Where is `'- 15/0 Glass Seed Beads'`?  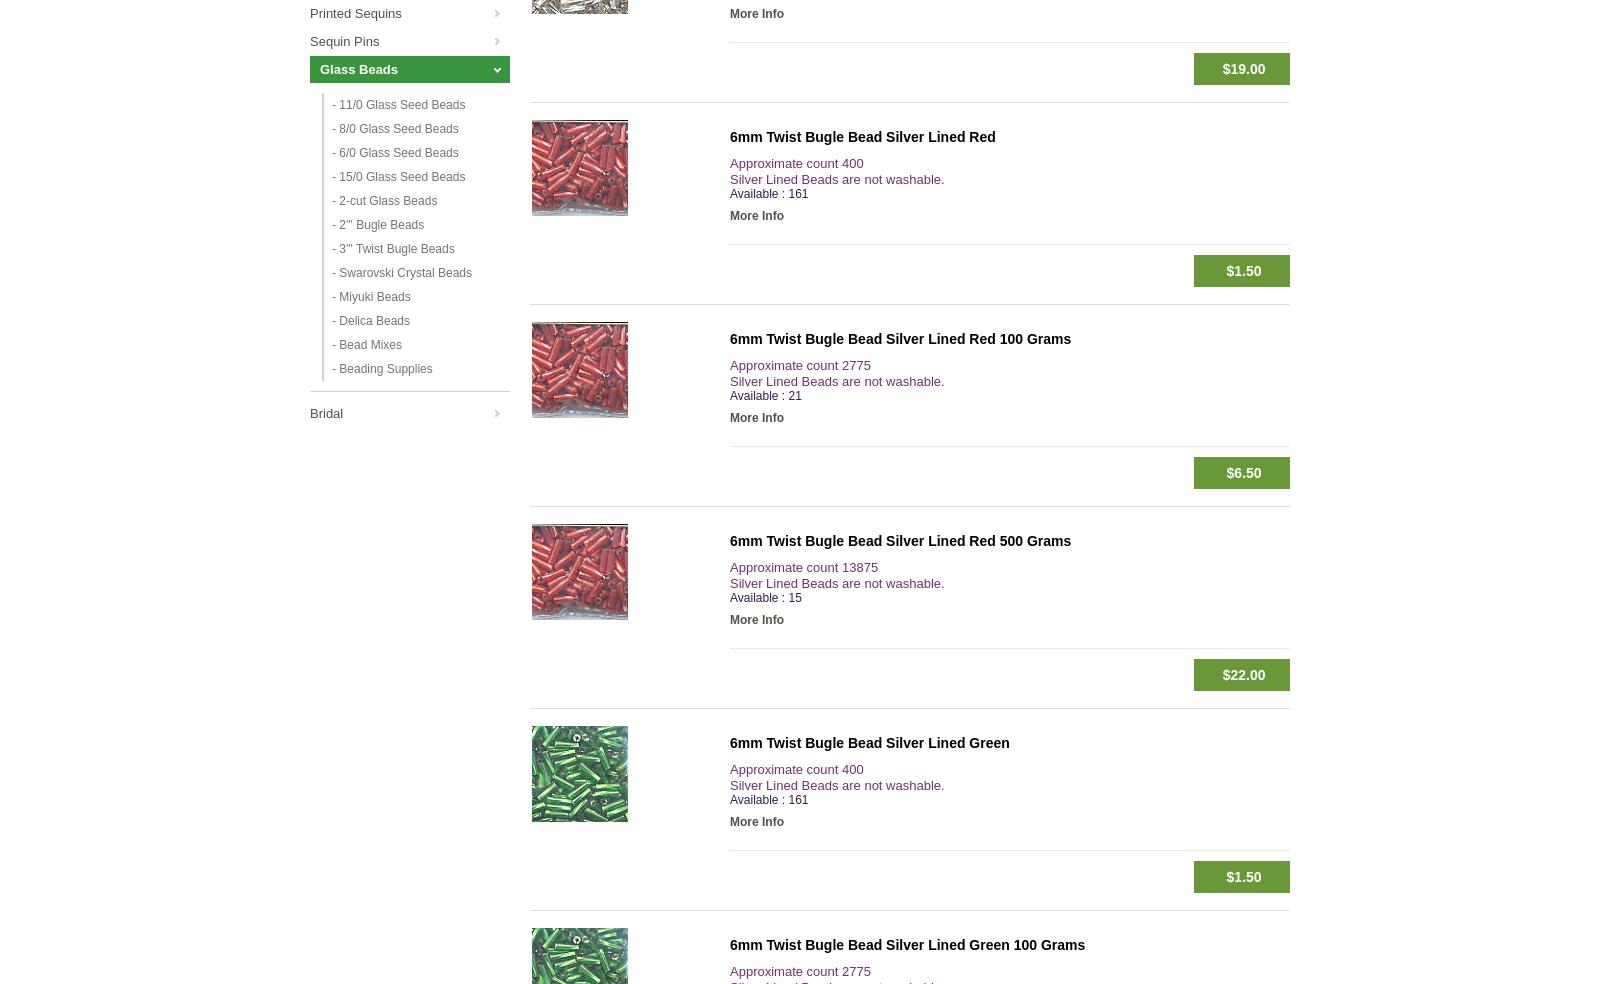
'- 15/0 Glass Seed Beads' is located at coordinates (398, 177).